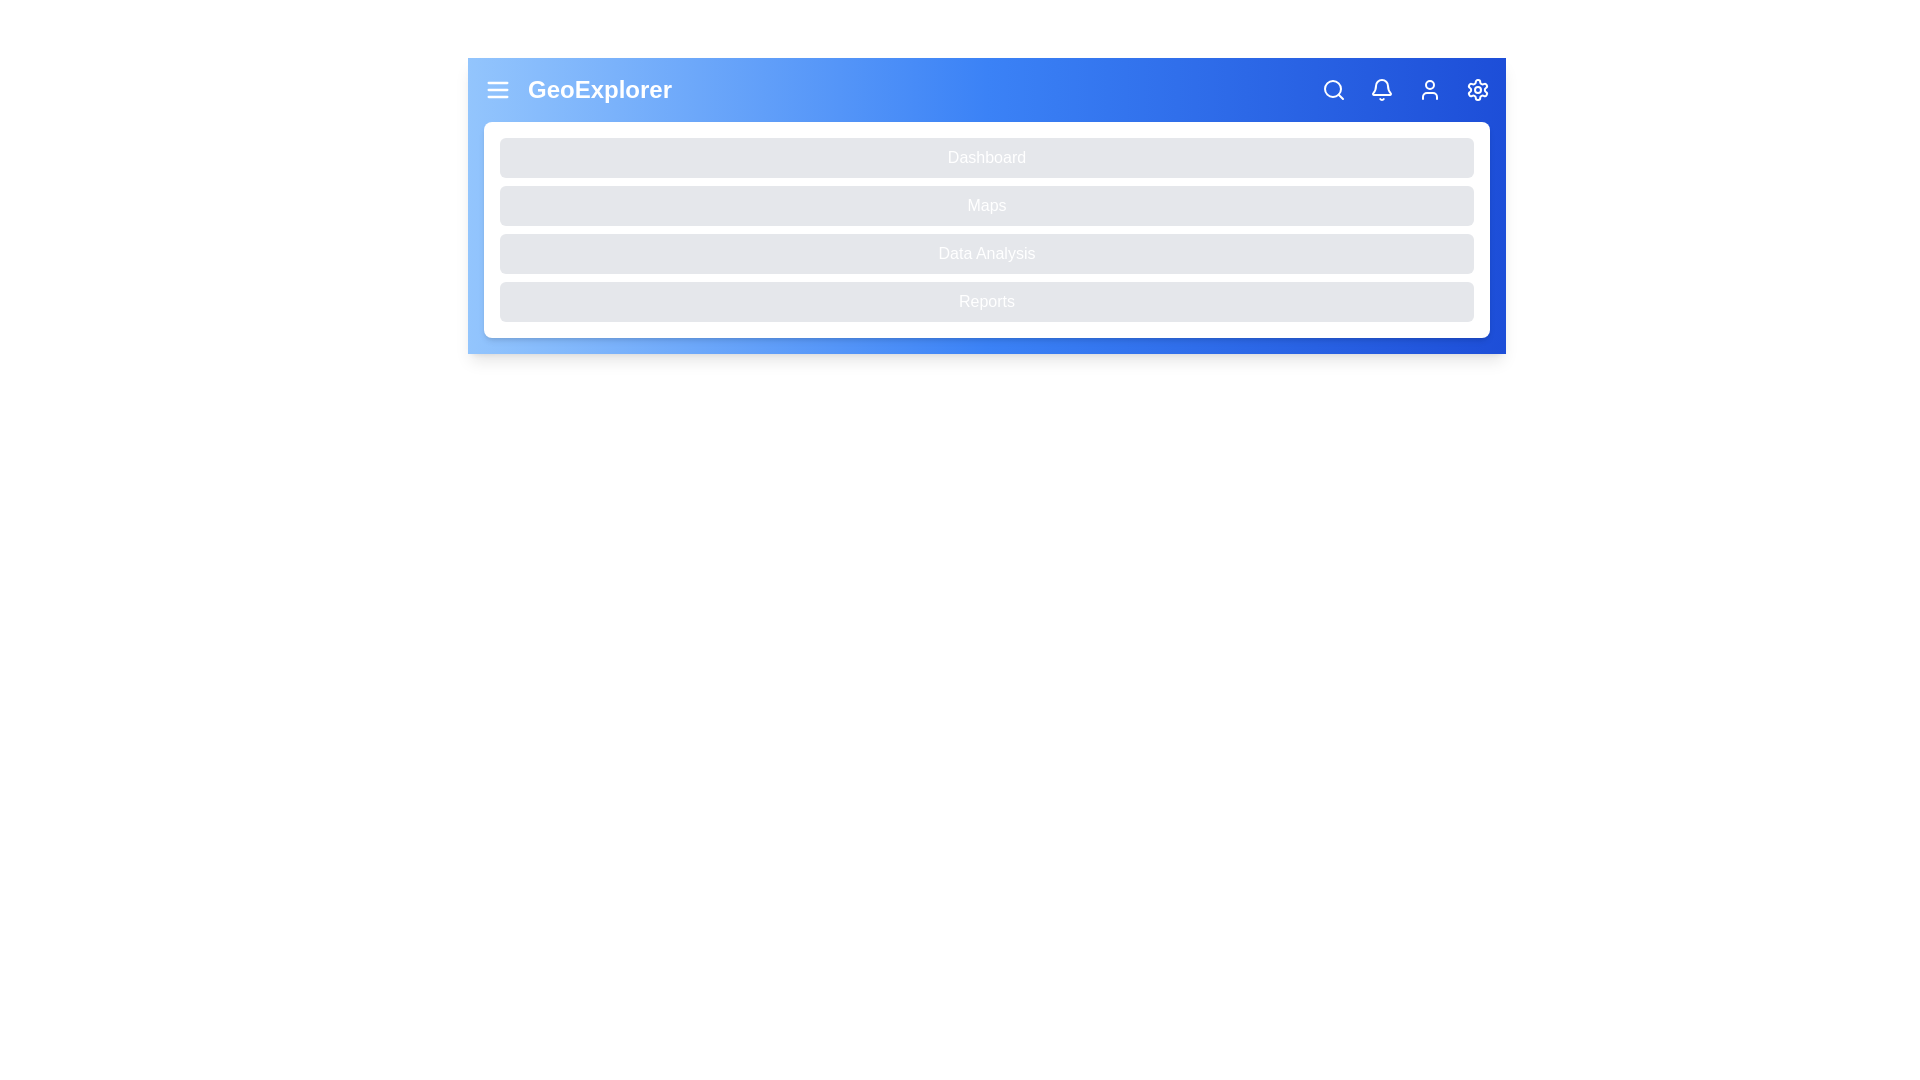  What do you see at coordinates (1478, 88) in the screenshot?
I see `the settings icon to open the settings menu` at bounding box center [1478, 88].